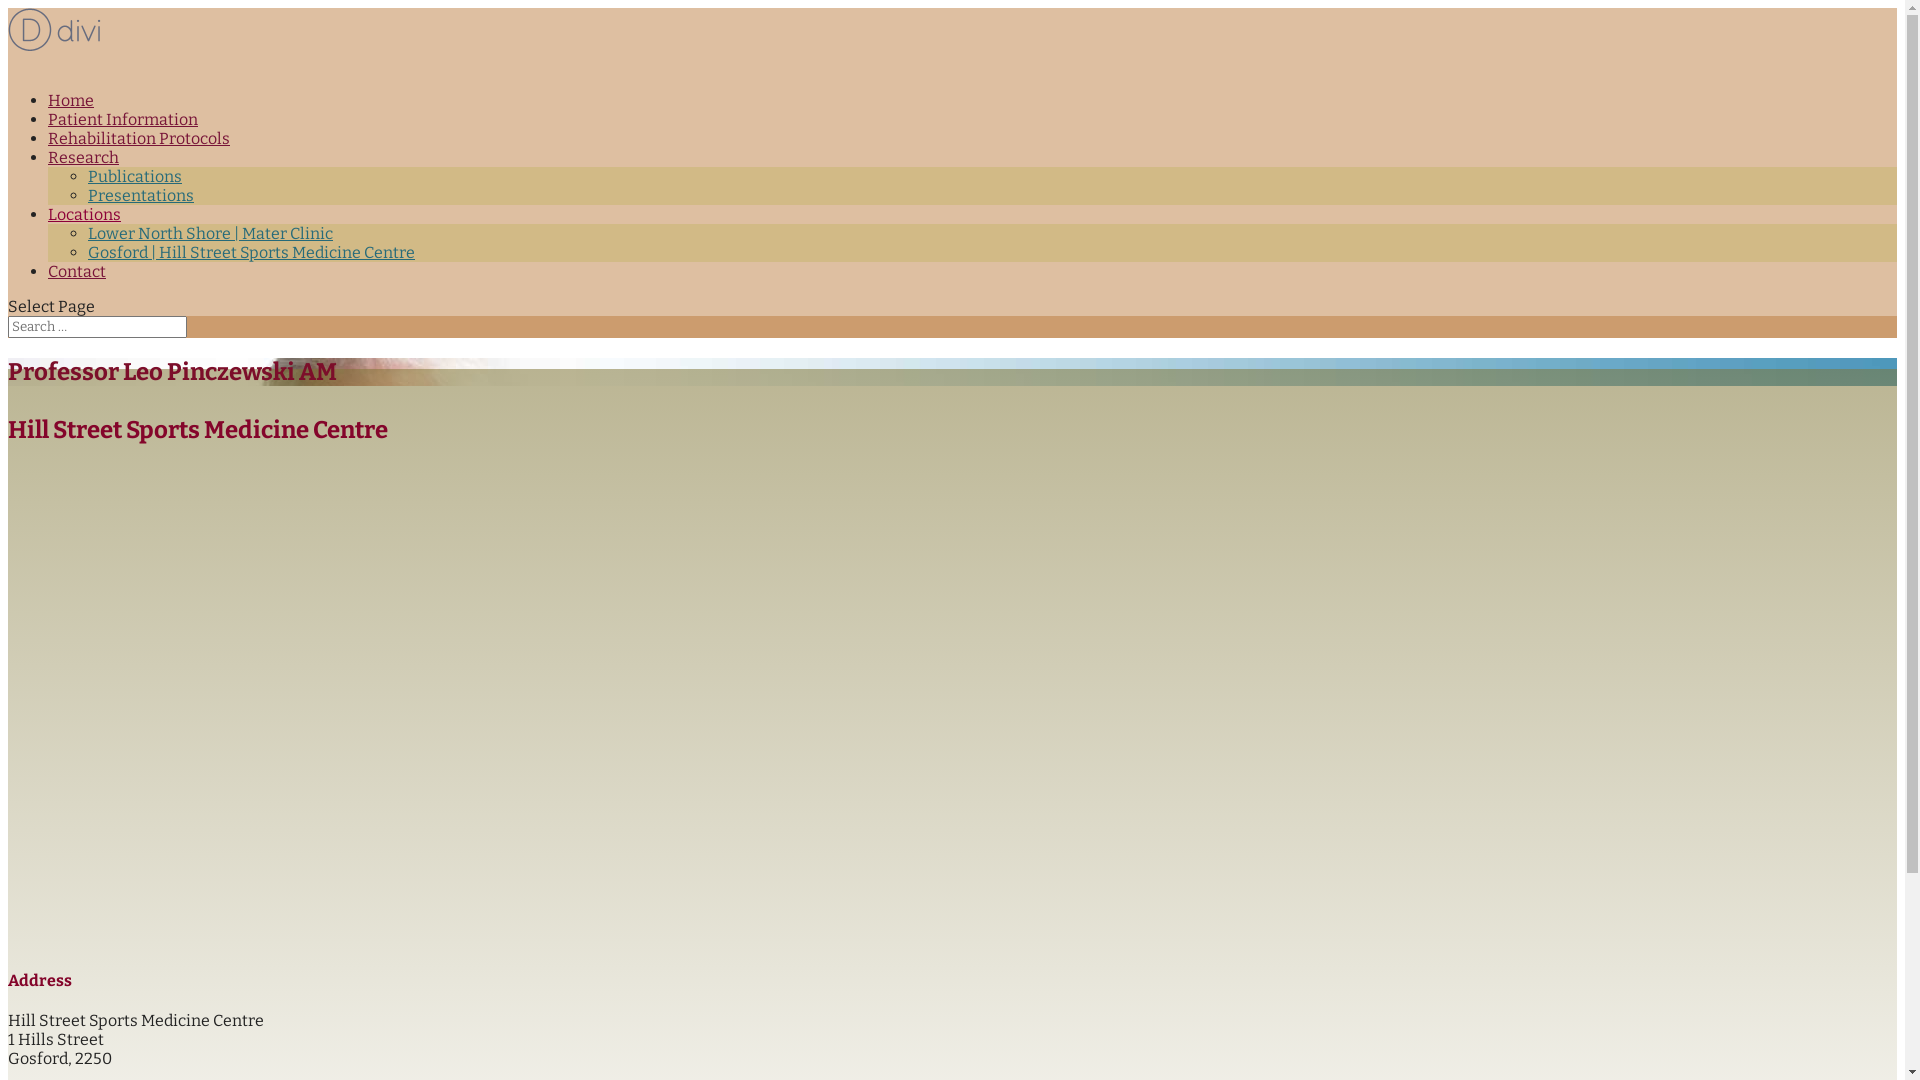 The height and width of the screenshot is (1080, 1920). I want to click on 'Locations', so click(83, 224).